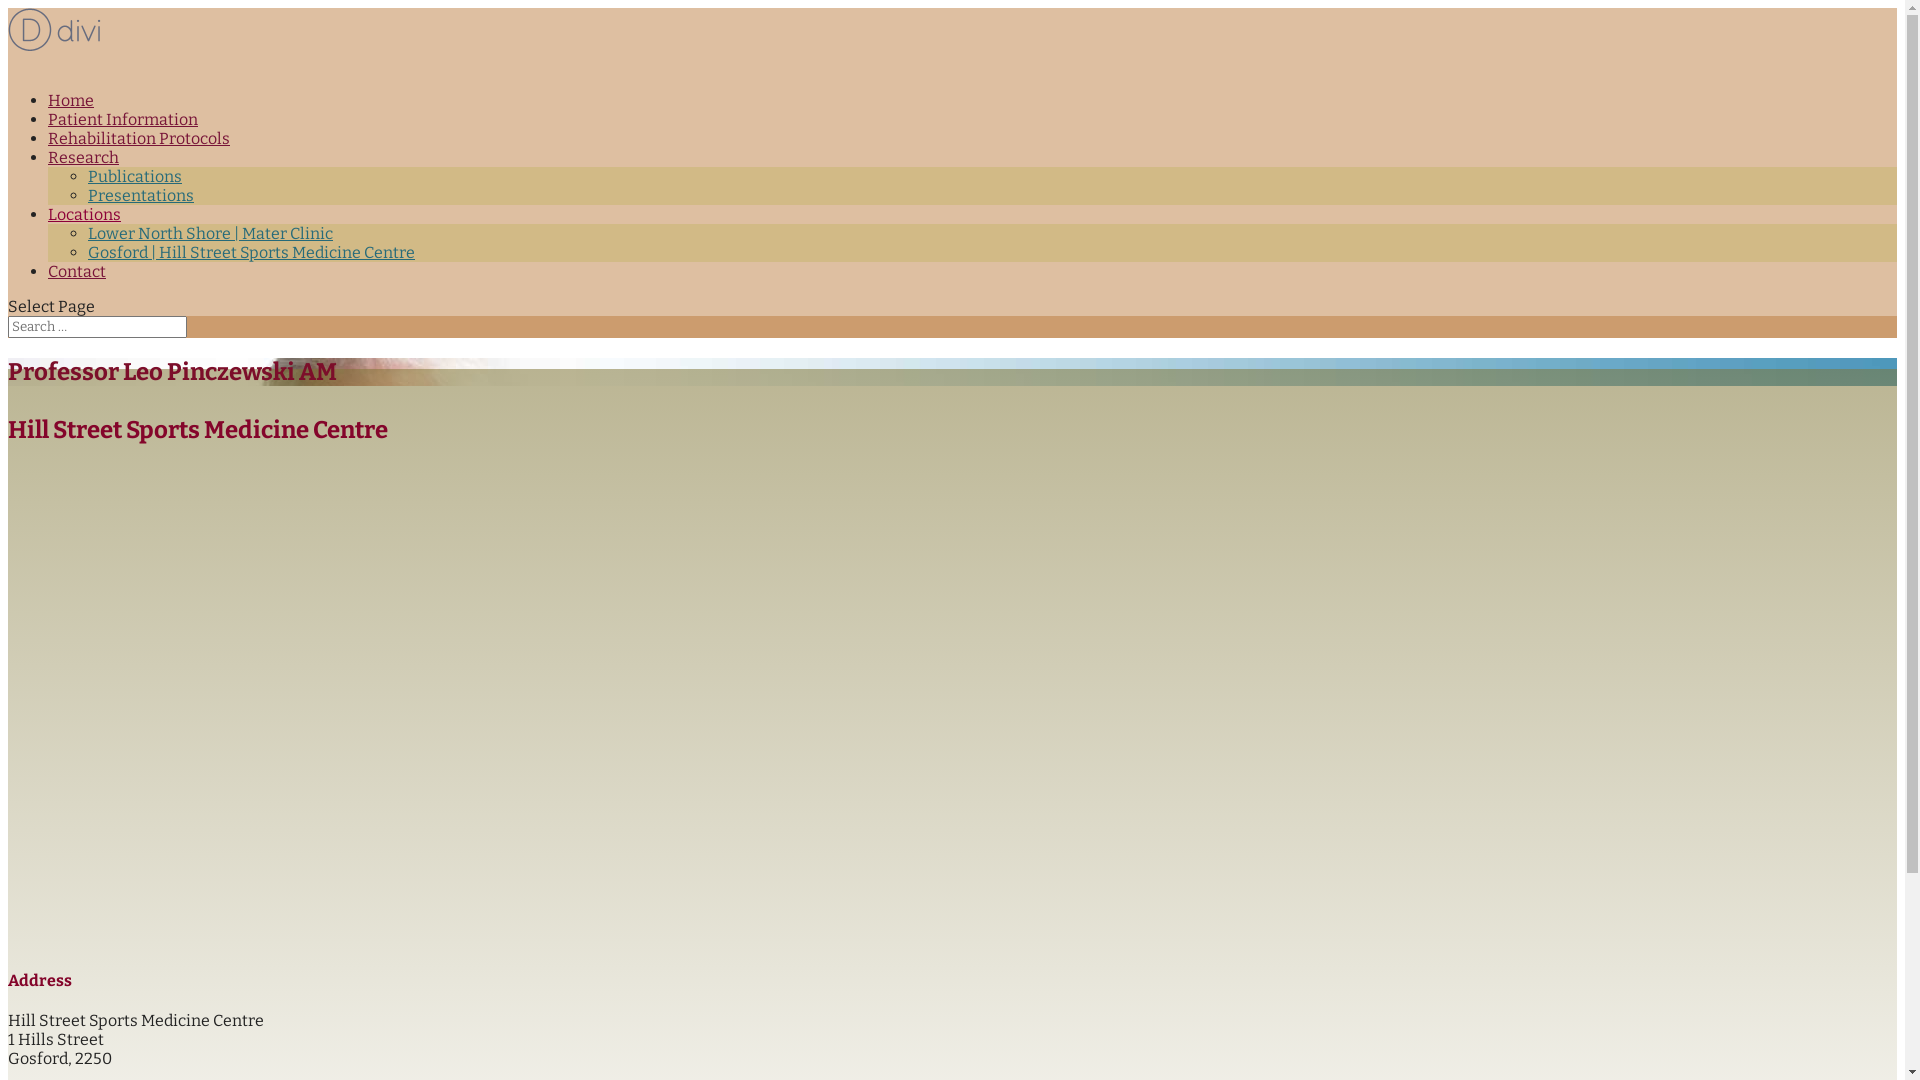 The height and width of the screenshot is (1080, 1920). I want to click on 'Locations', so click(83, 224).